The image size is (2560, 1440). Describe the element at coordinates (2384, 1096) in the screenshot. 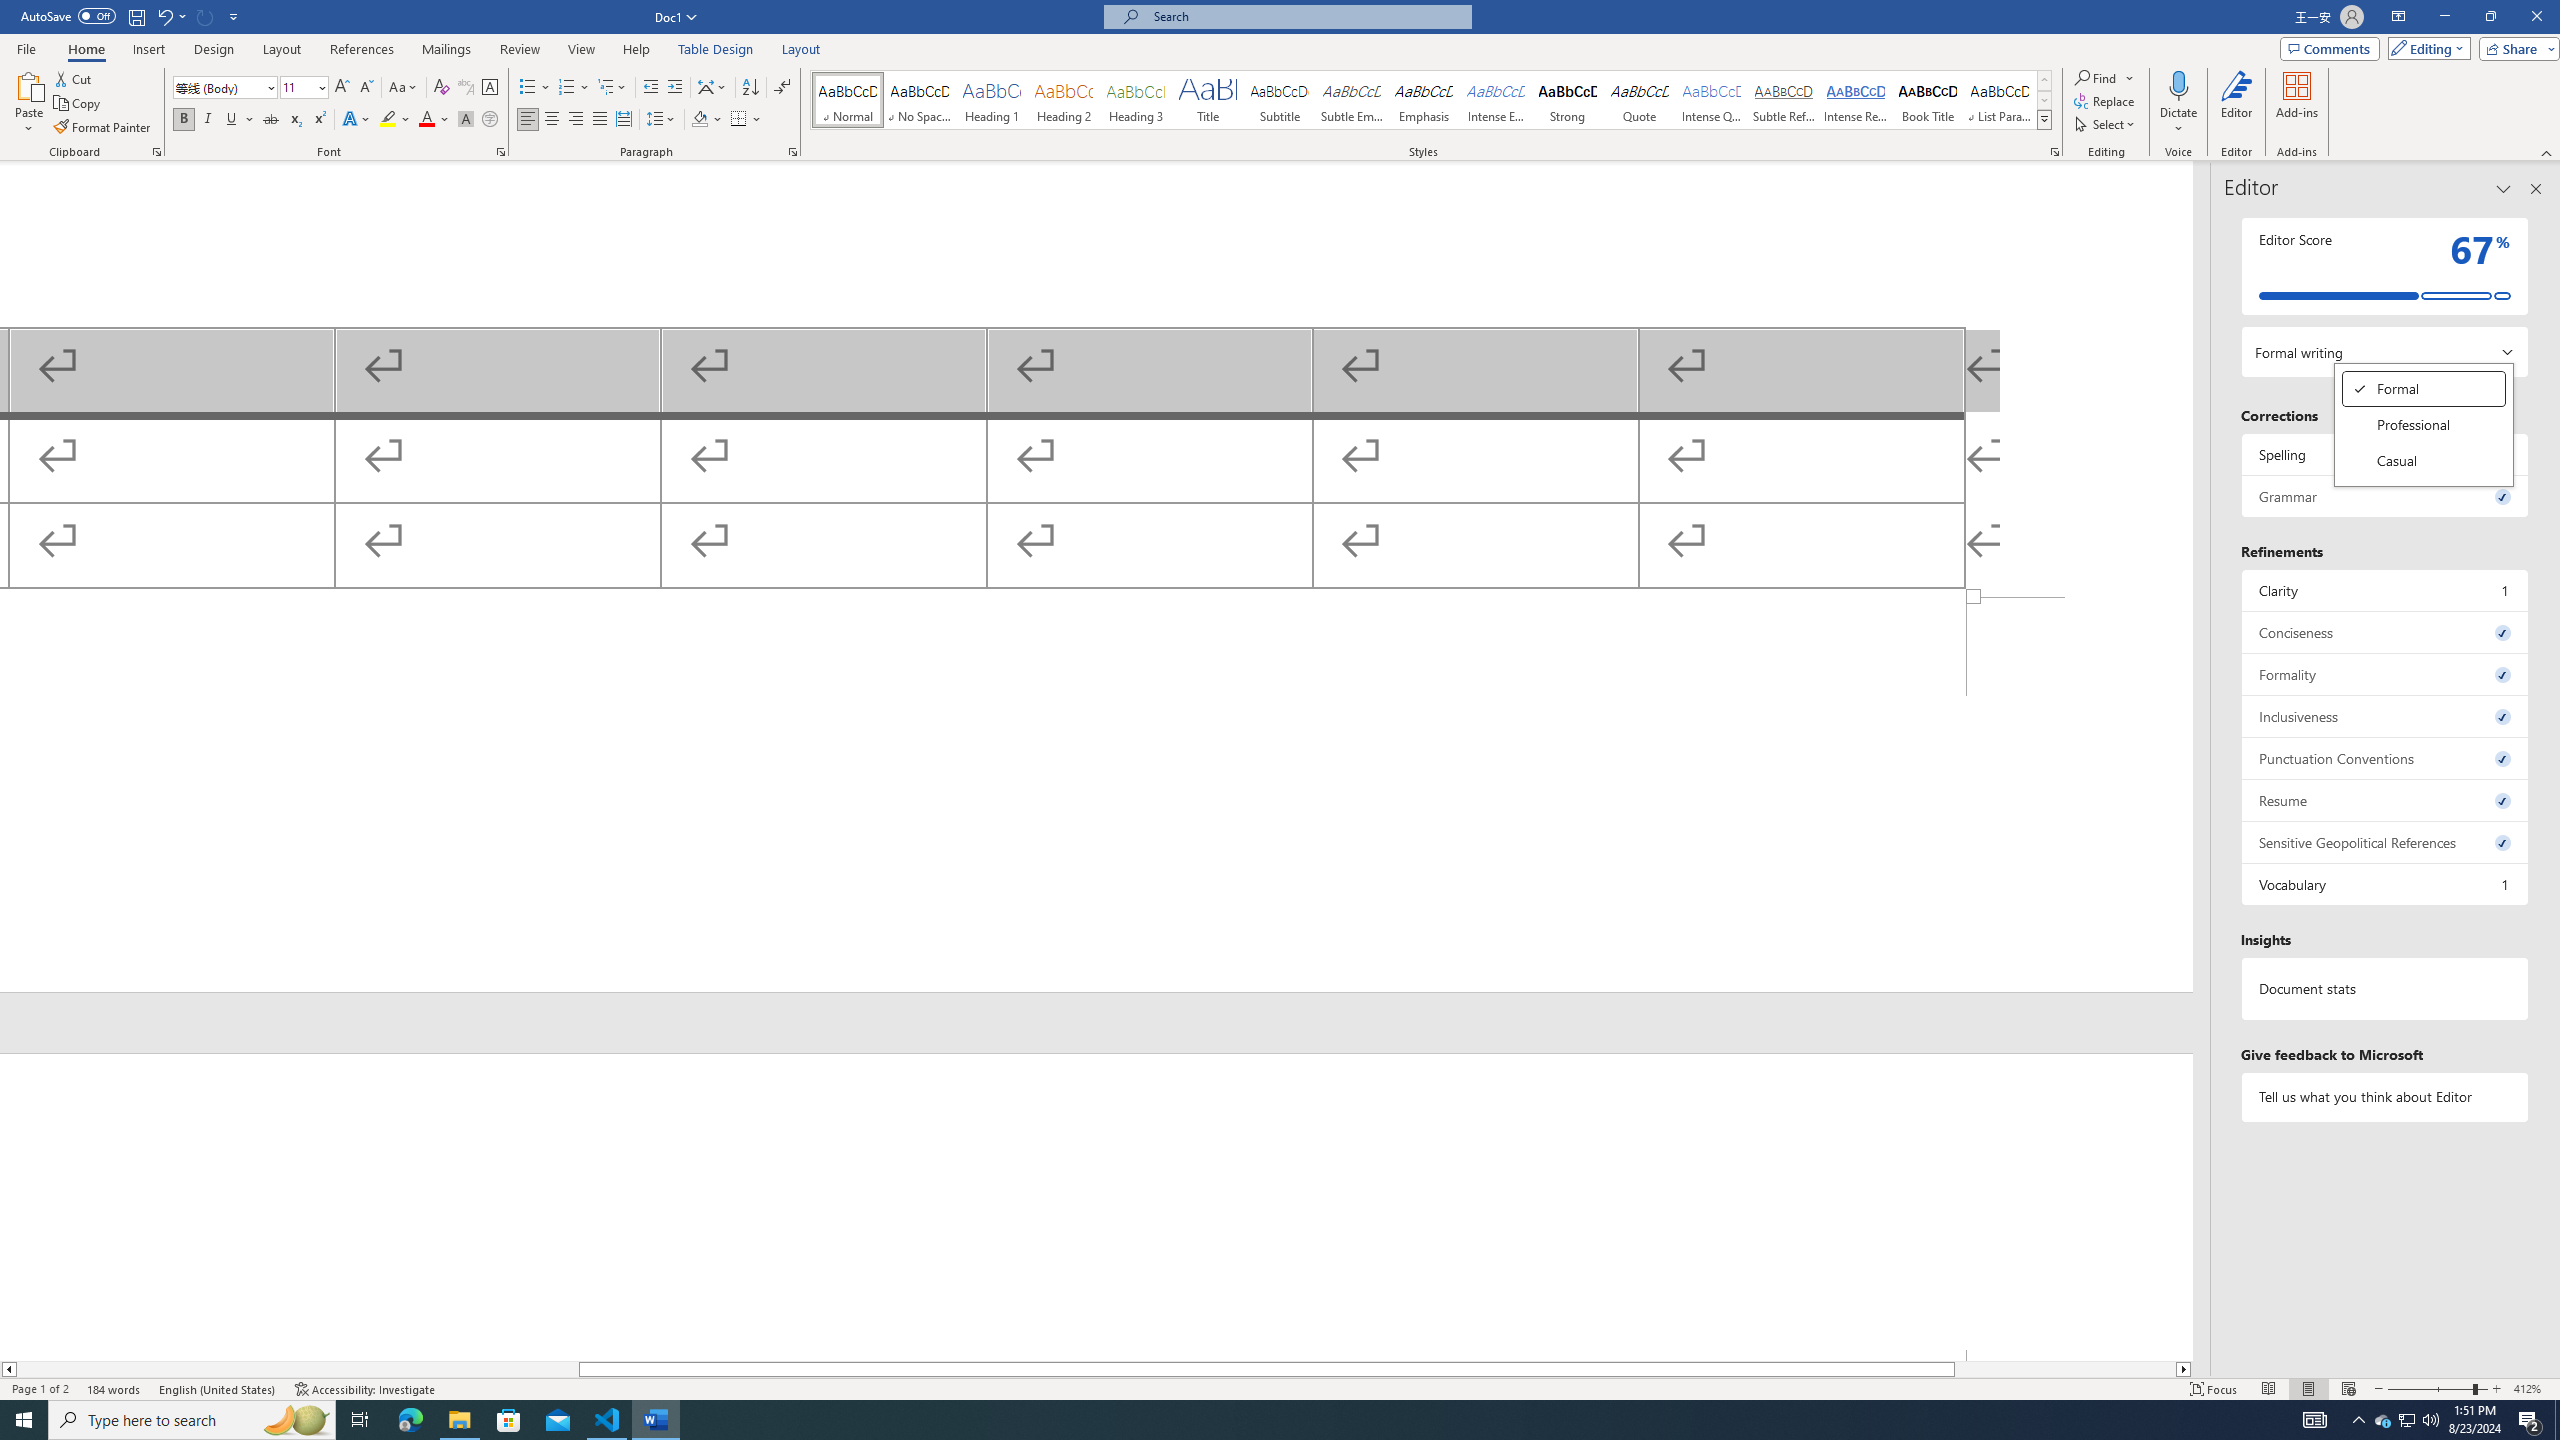

I see `'Tell us what you think about Editor'` at that location.